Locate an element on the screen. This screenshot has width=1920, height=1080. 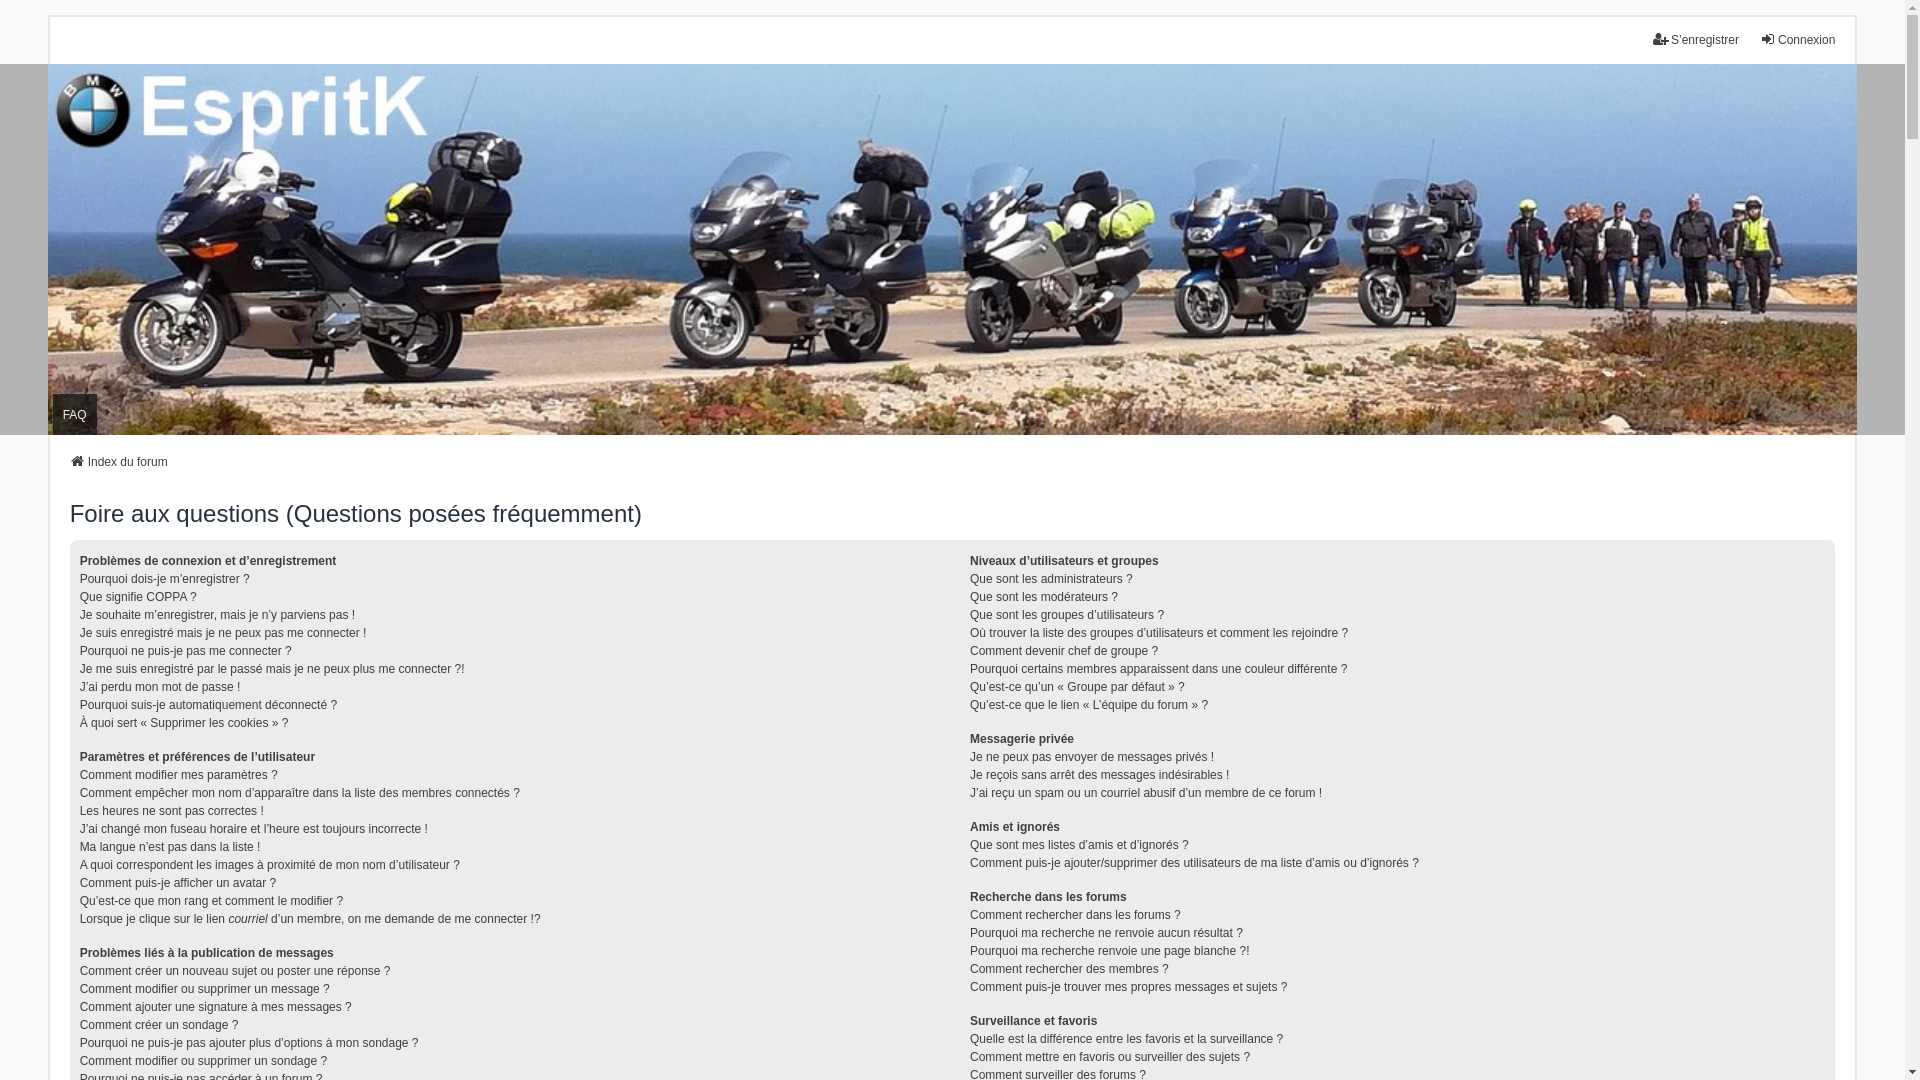
'Les heures ne sont pas correctes !' is located at coordinates (172, 810).